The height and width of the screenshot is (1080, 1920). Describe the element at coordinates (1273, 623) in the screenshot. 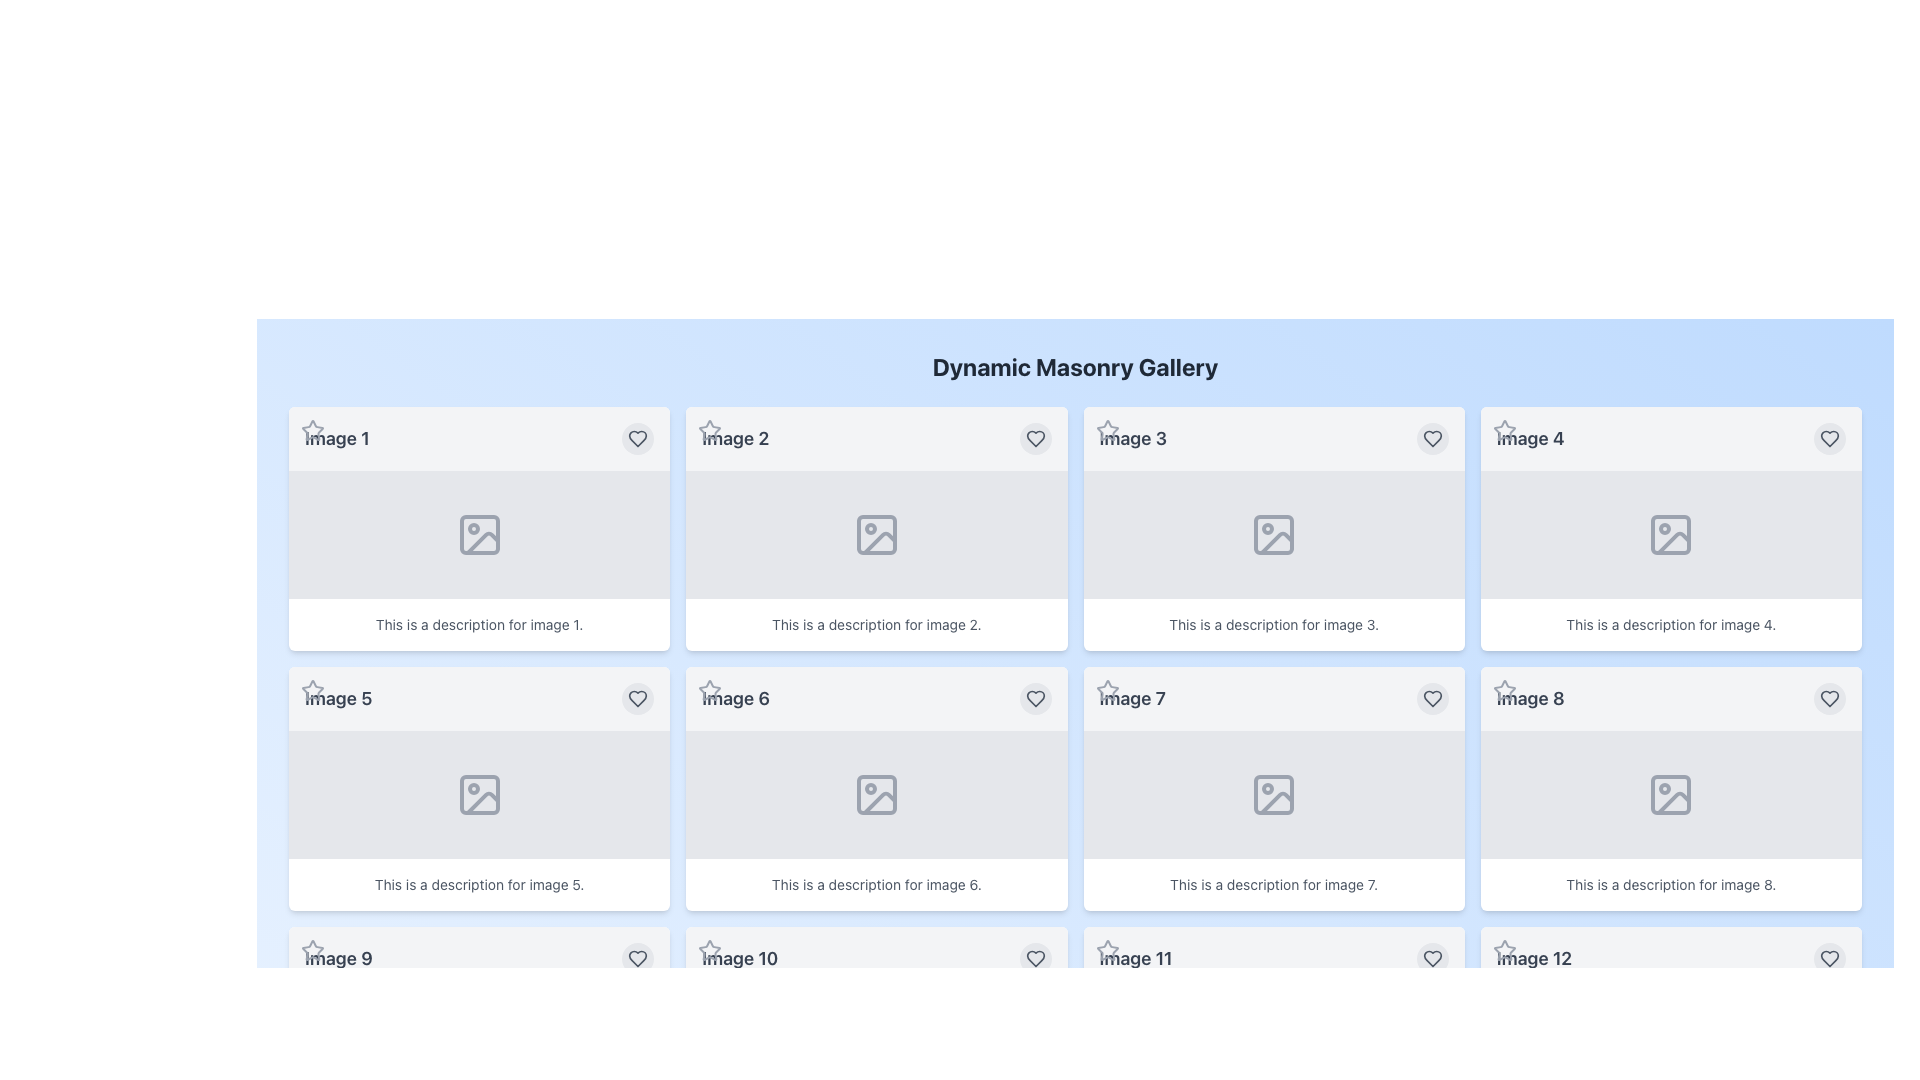

I see `text displayed in the text block that shows the phrase 'This is a description for image 3.' located at the bottom of the third card in a grid layout` at that location.